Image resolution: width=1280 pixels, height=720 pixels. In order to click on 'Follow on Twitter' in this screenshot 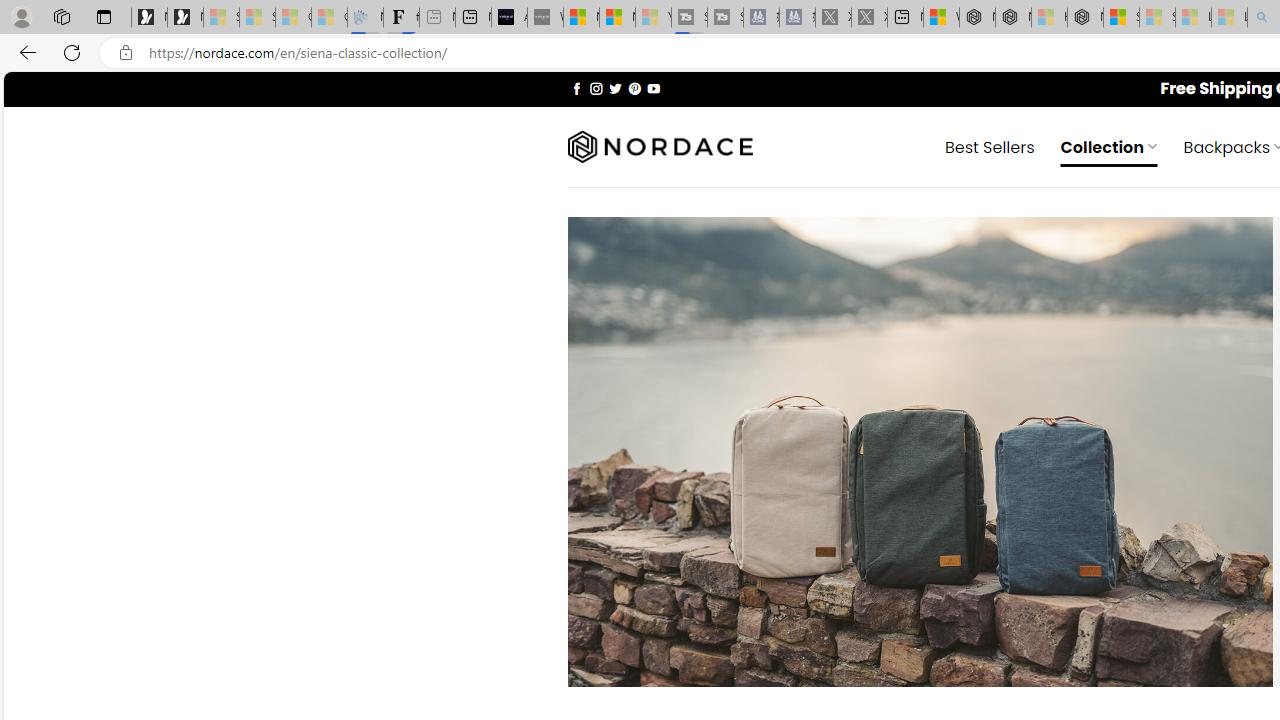, I will do `click(614, 87)`.